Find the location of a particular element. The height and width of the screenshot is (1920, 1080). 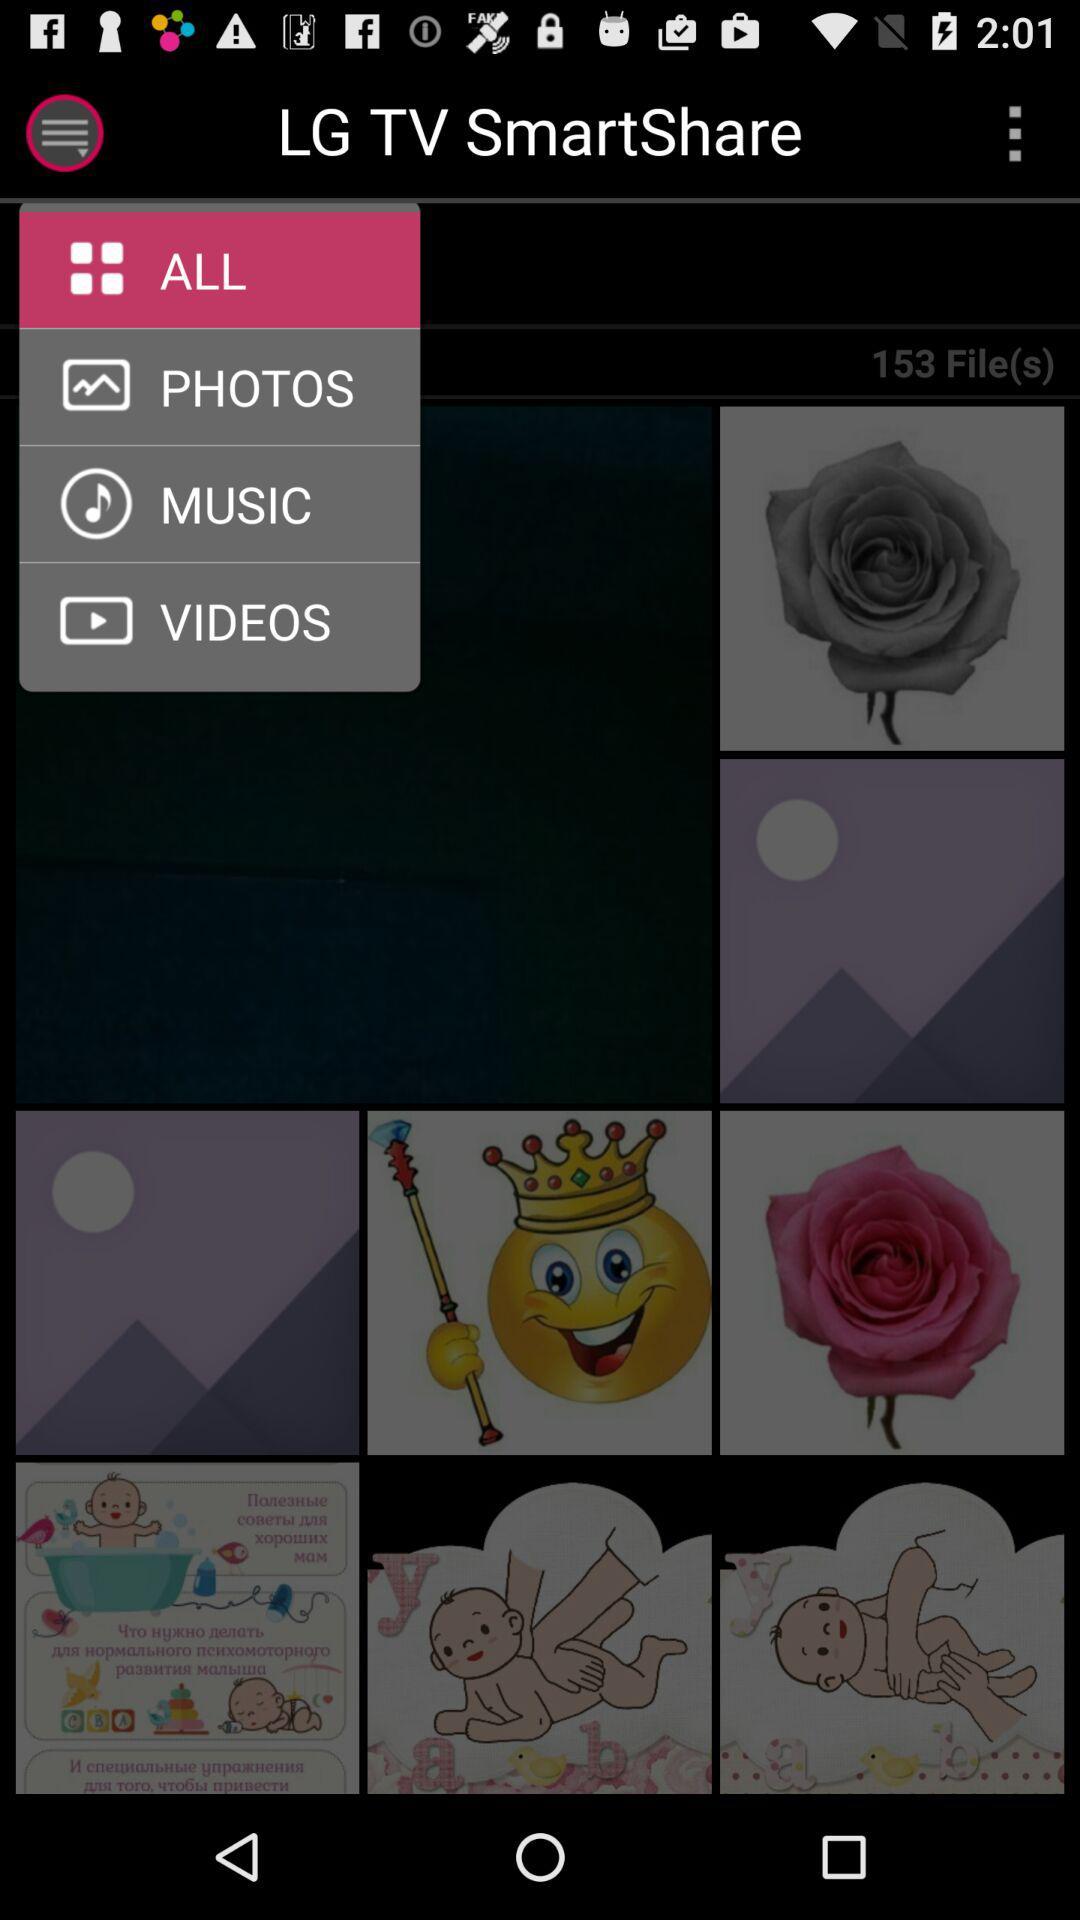

the arrow_forward icon is located at coordinates (219, 475).